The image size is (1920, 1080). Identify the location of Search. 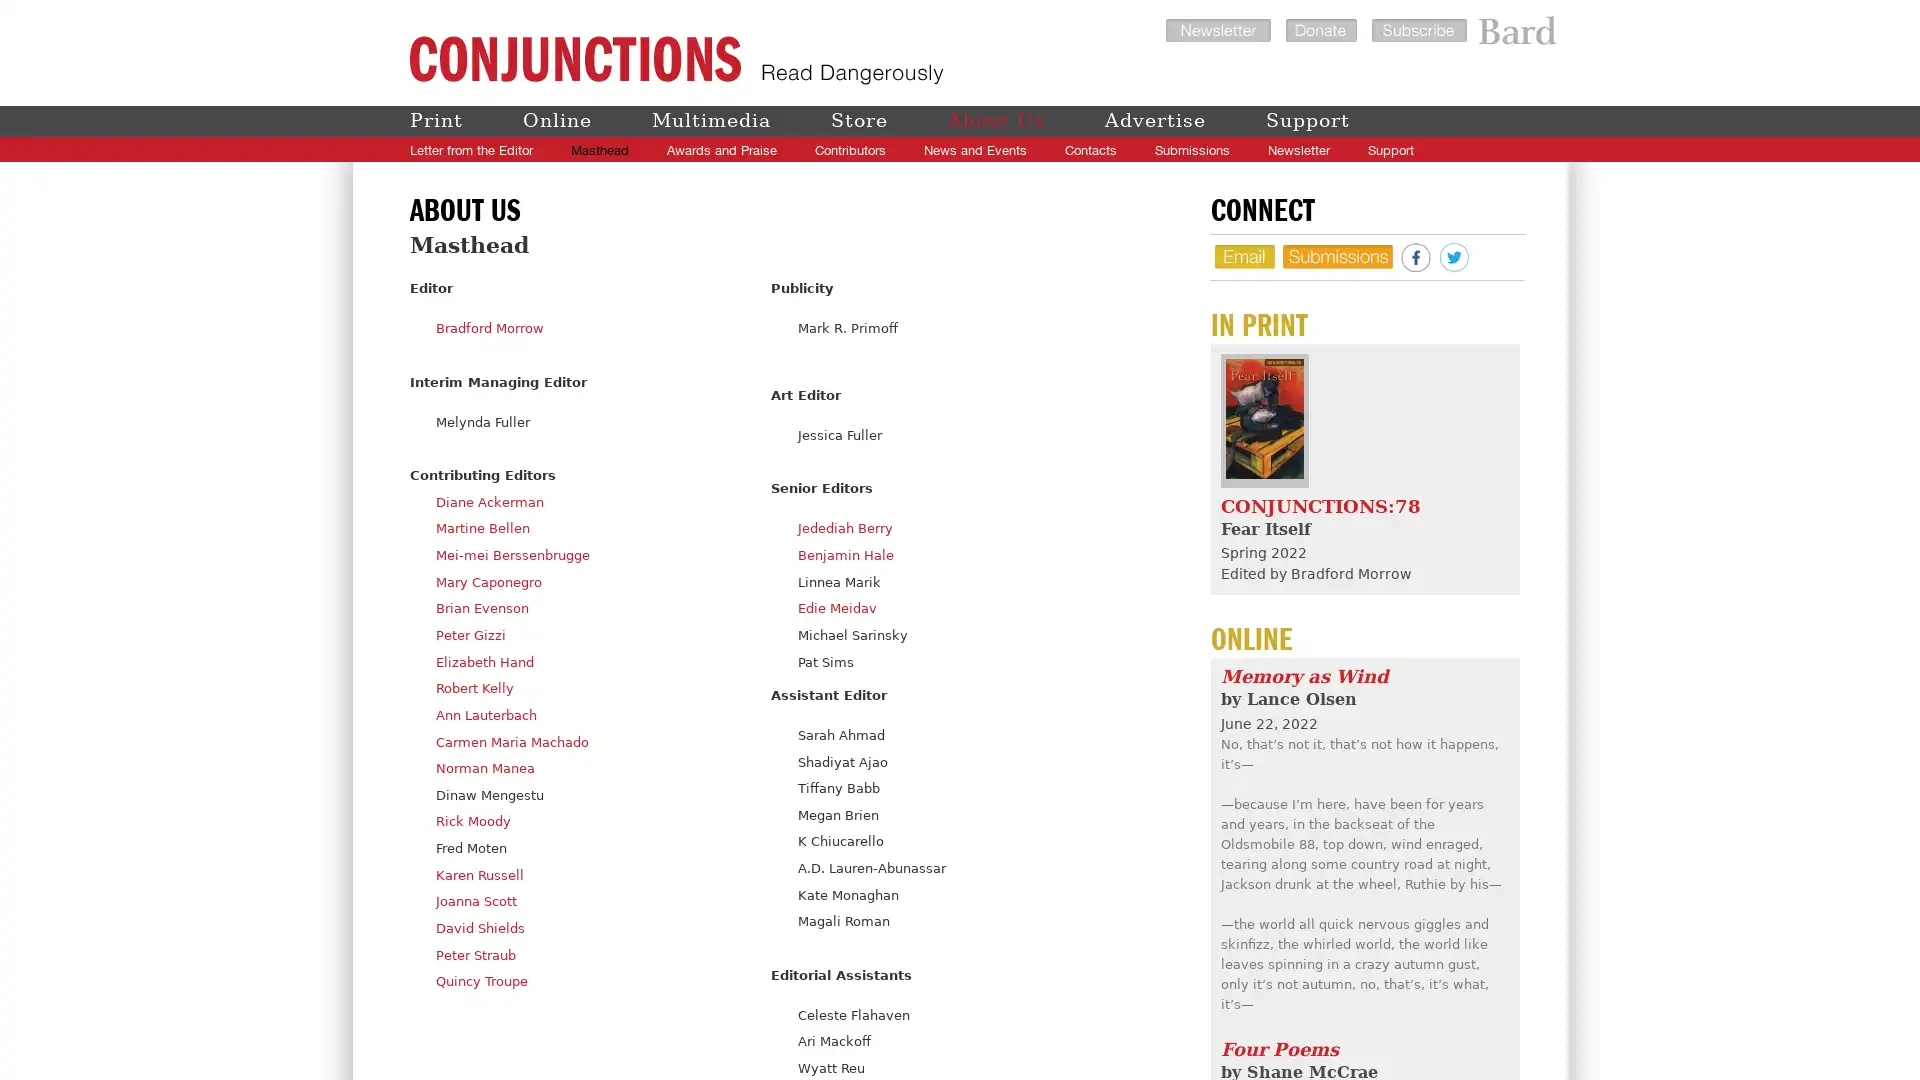
(1503, 149).